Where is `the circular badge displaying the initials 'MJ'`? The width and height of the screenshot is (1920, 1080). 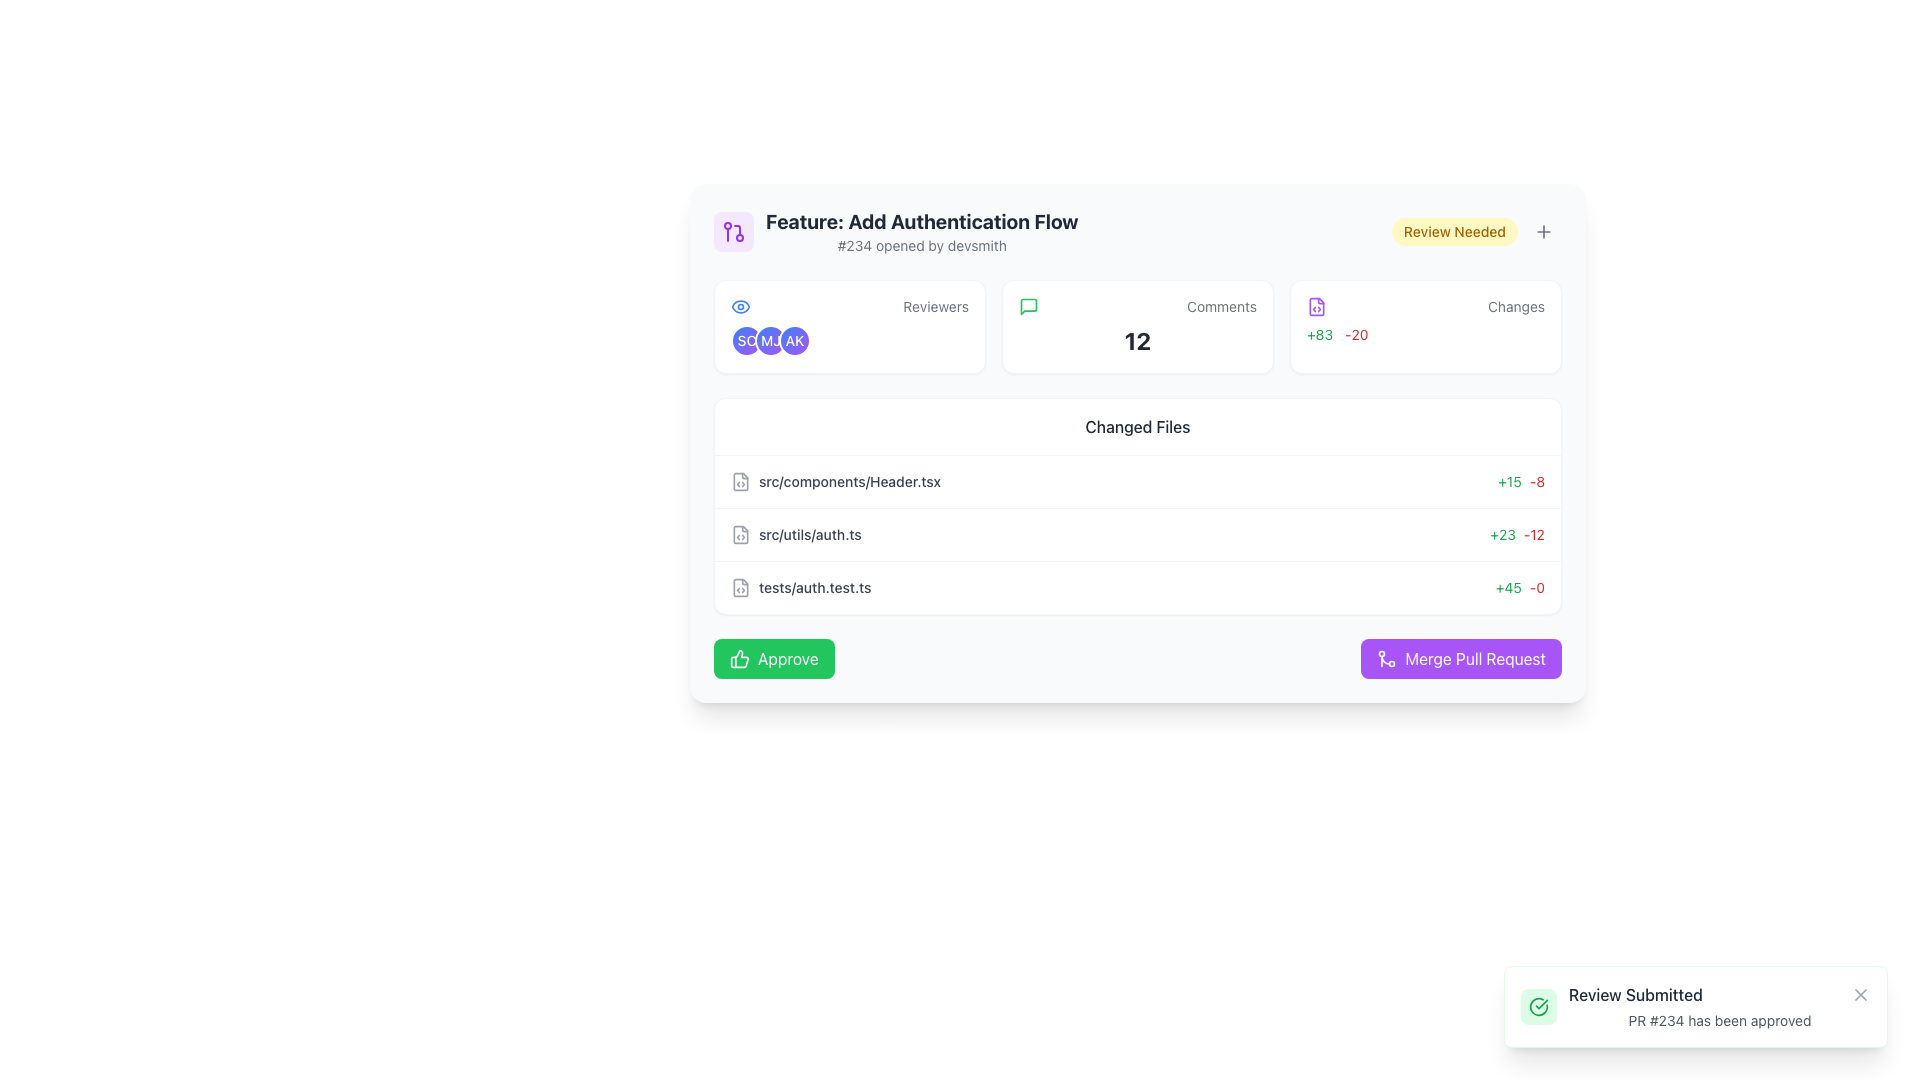 the circular badge displaying the initials 'MJ' is located at coordinates (770, 339).